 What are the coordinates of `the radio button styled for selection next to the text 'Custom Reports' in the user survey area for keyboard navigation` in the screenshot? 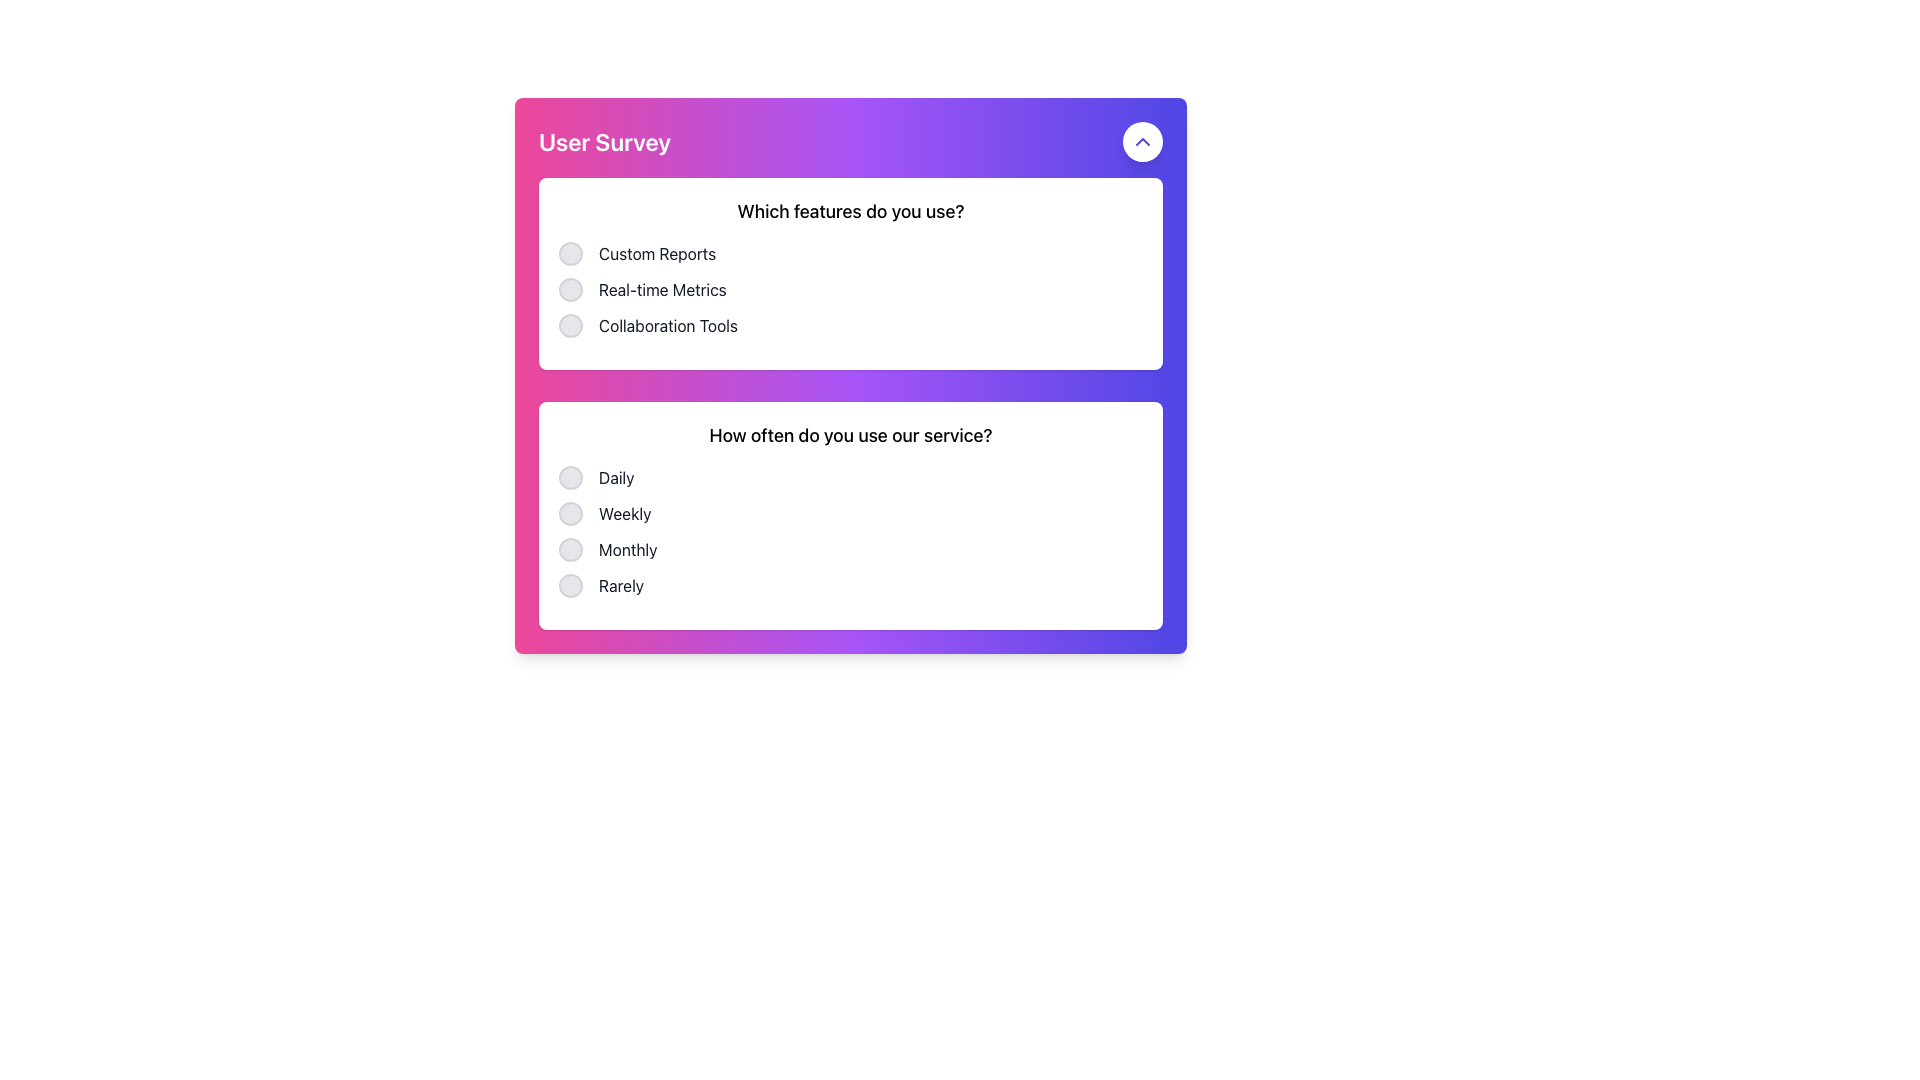 It's located at (570, 253).